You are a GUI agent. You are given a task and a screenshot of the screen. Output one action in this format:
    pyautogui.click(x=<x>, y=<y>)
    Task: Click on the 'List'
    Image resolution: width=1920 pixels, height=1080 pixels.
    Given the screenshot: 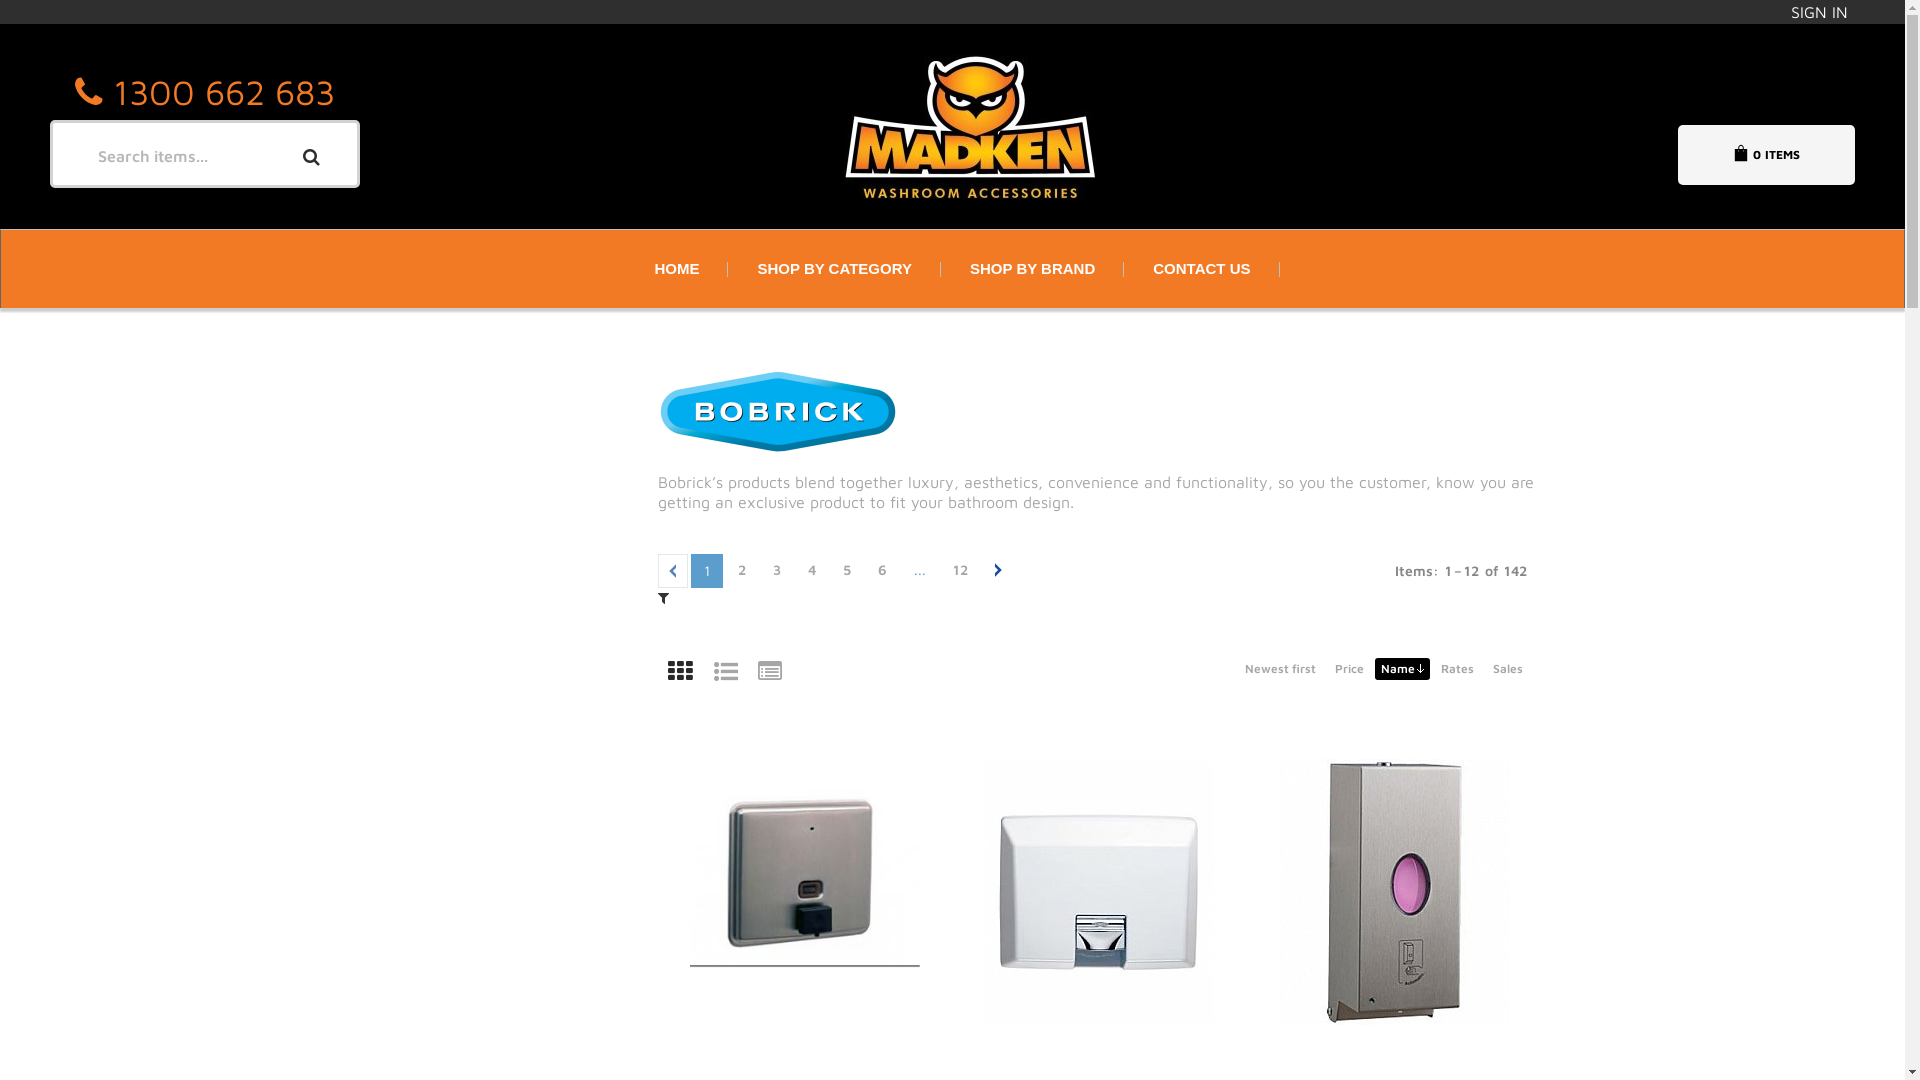 What is the action you would take?
    pyautogui.click(x=724, y=671)
    